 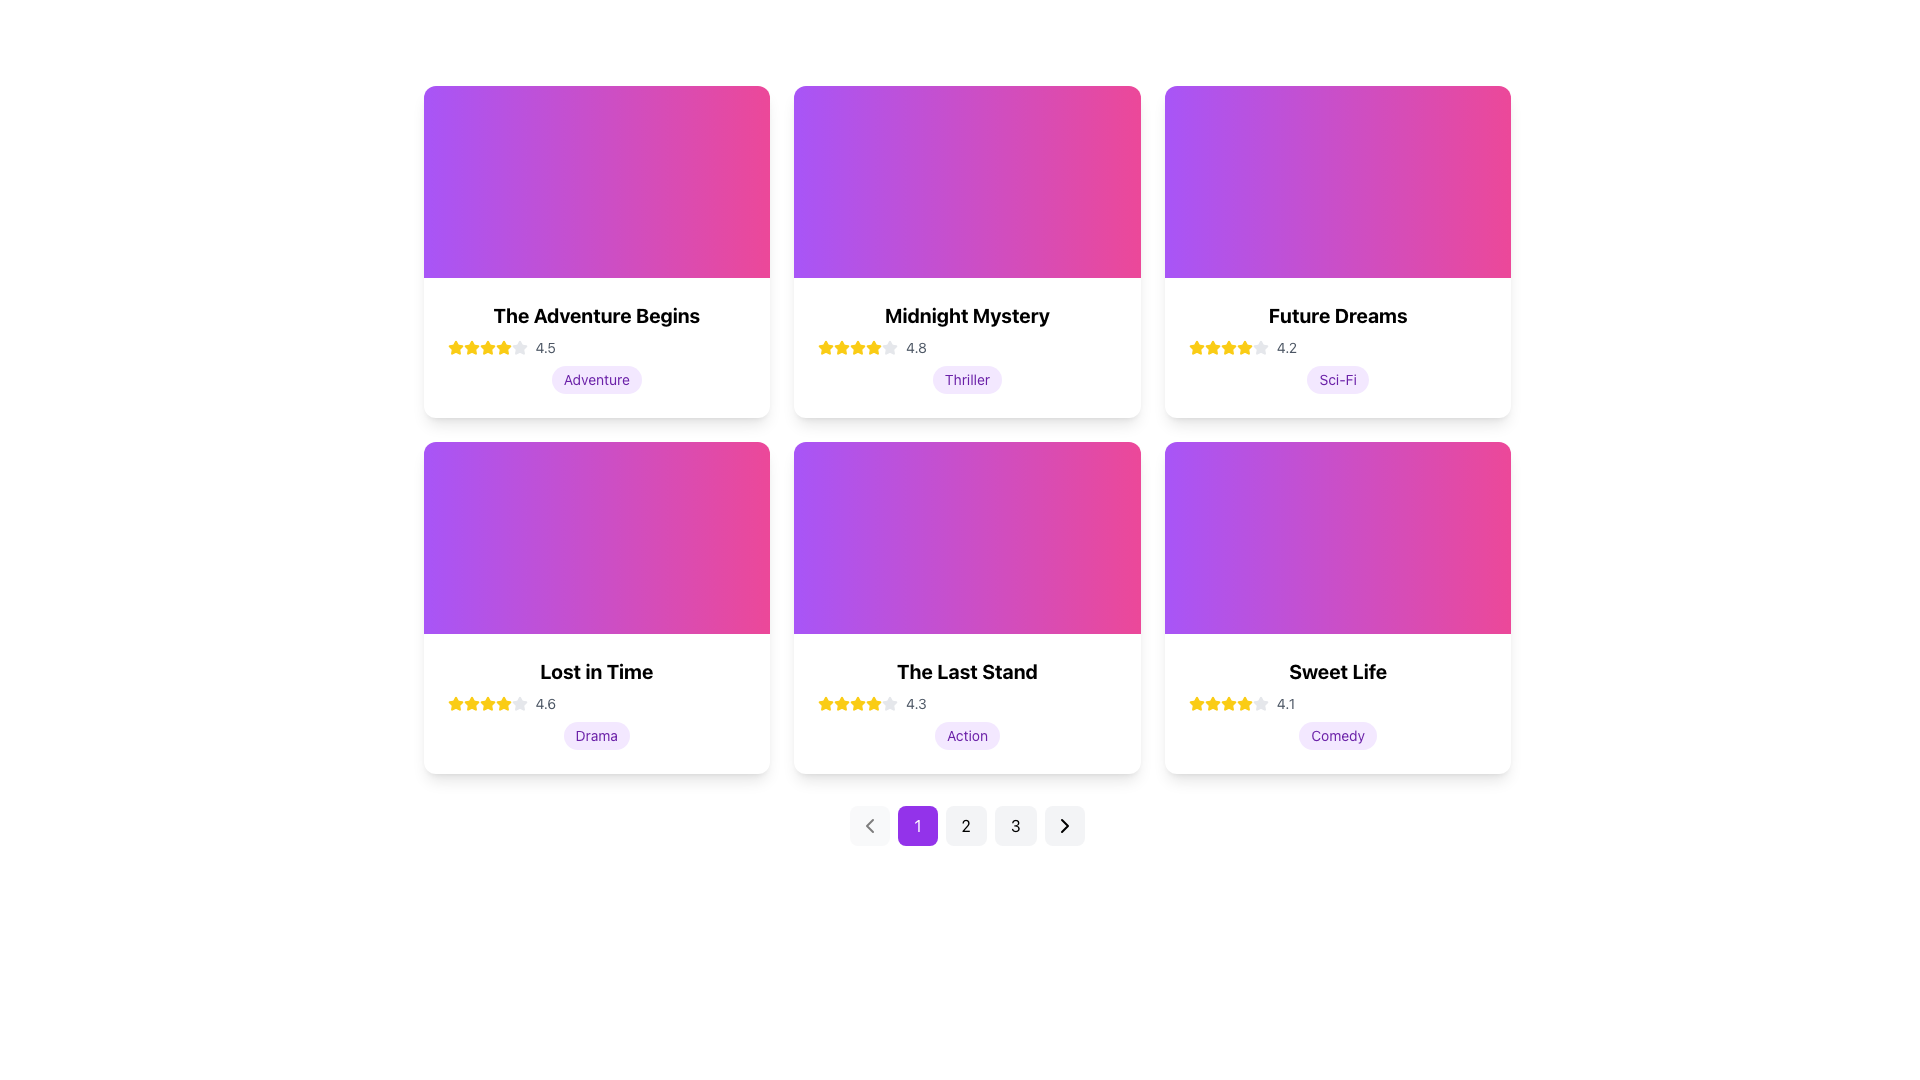 What do you see at coordinates (503, 702) in the screenshot?
I see `the fourth filled rating star icon representing the rating for the item 'Lost in Time', located in the visual grid layout, positioned below the title and above the genre label 'Drama'` at bounding box center [503, 702].